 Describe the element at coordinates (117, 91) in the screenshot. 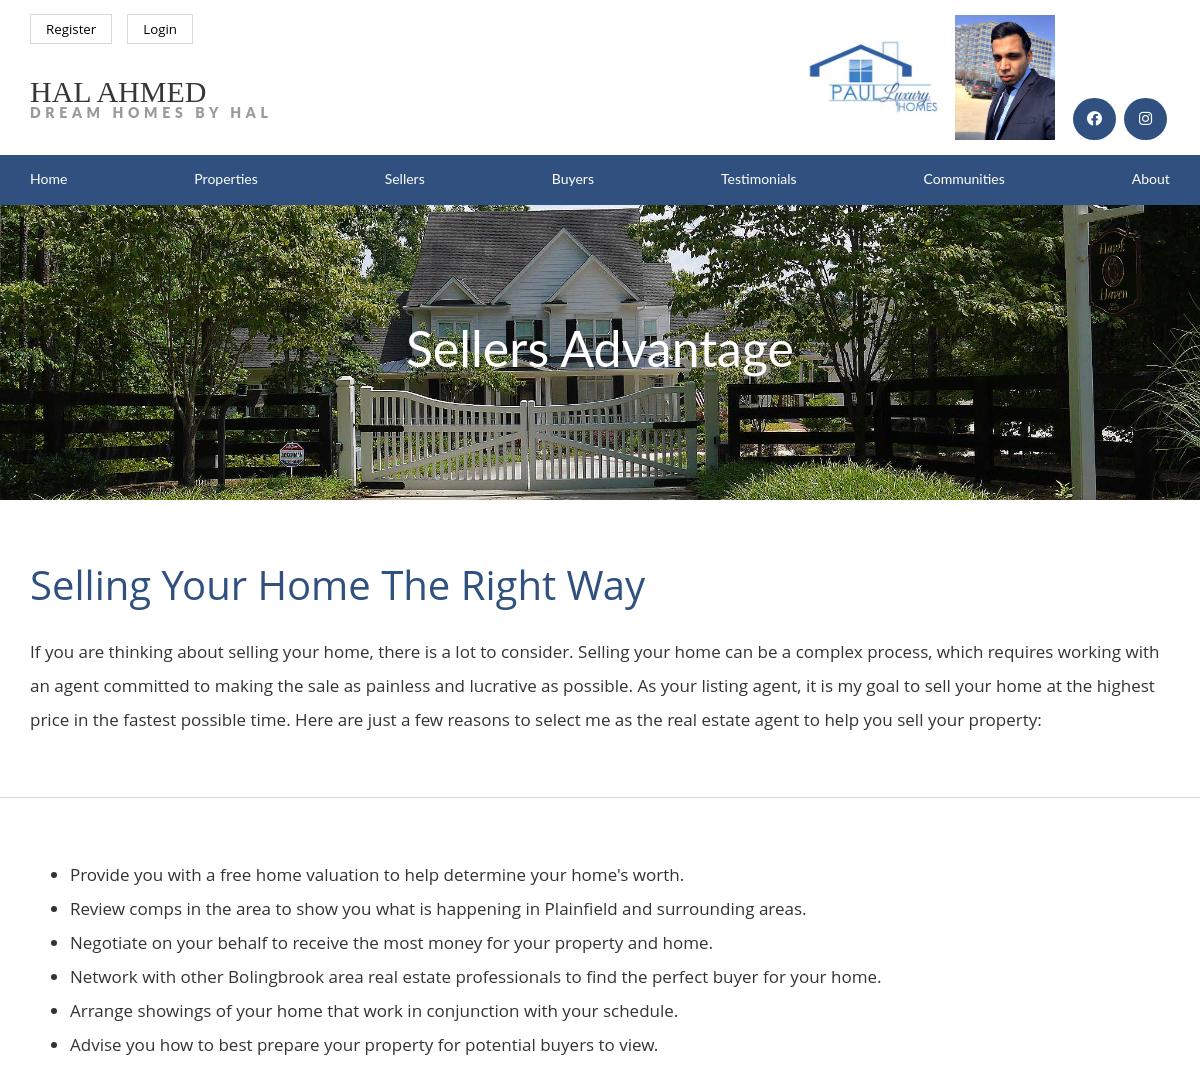

I see `'Hal Ahmed'` at that location.